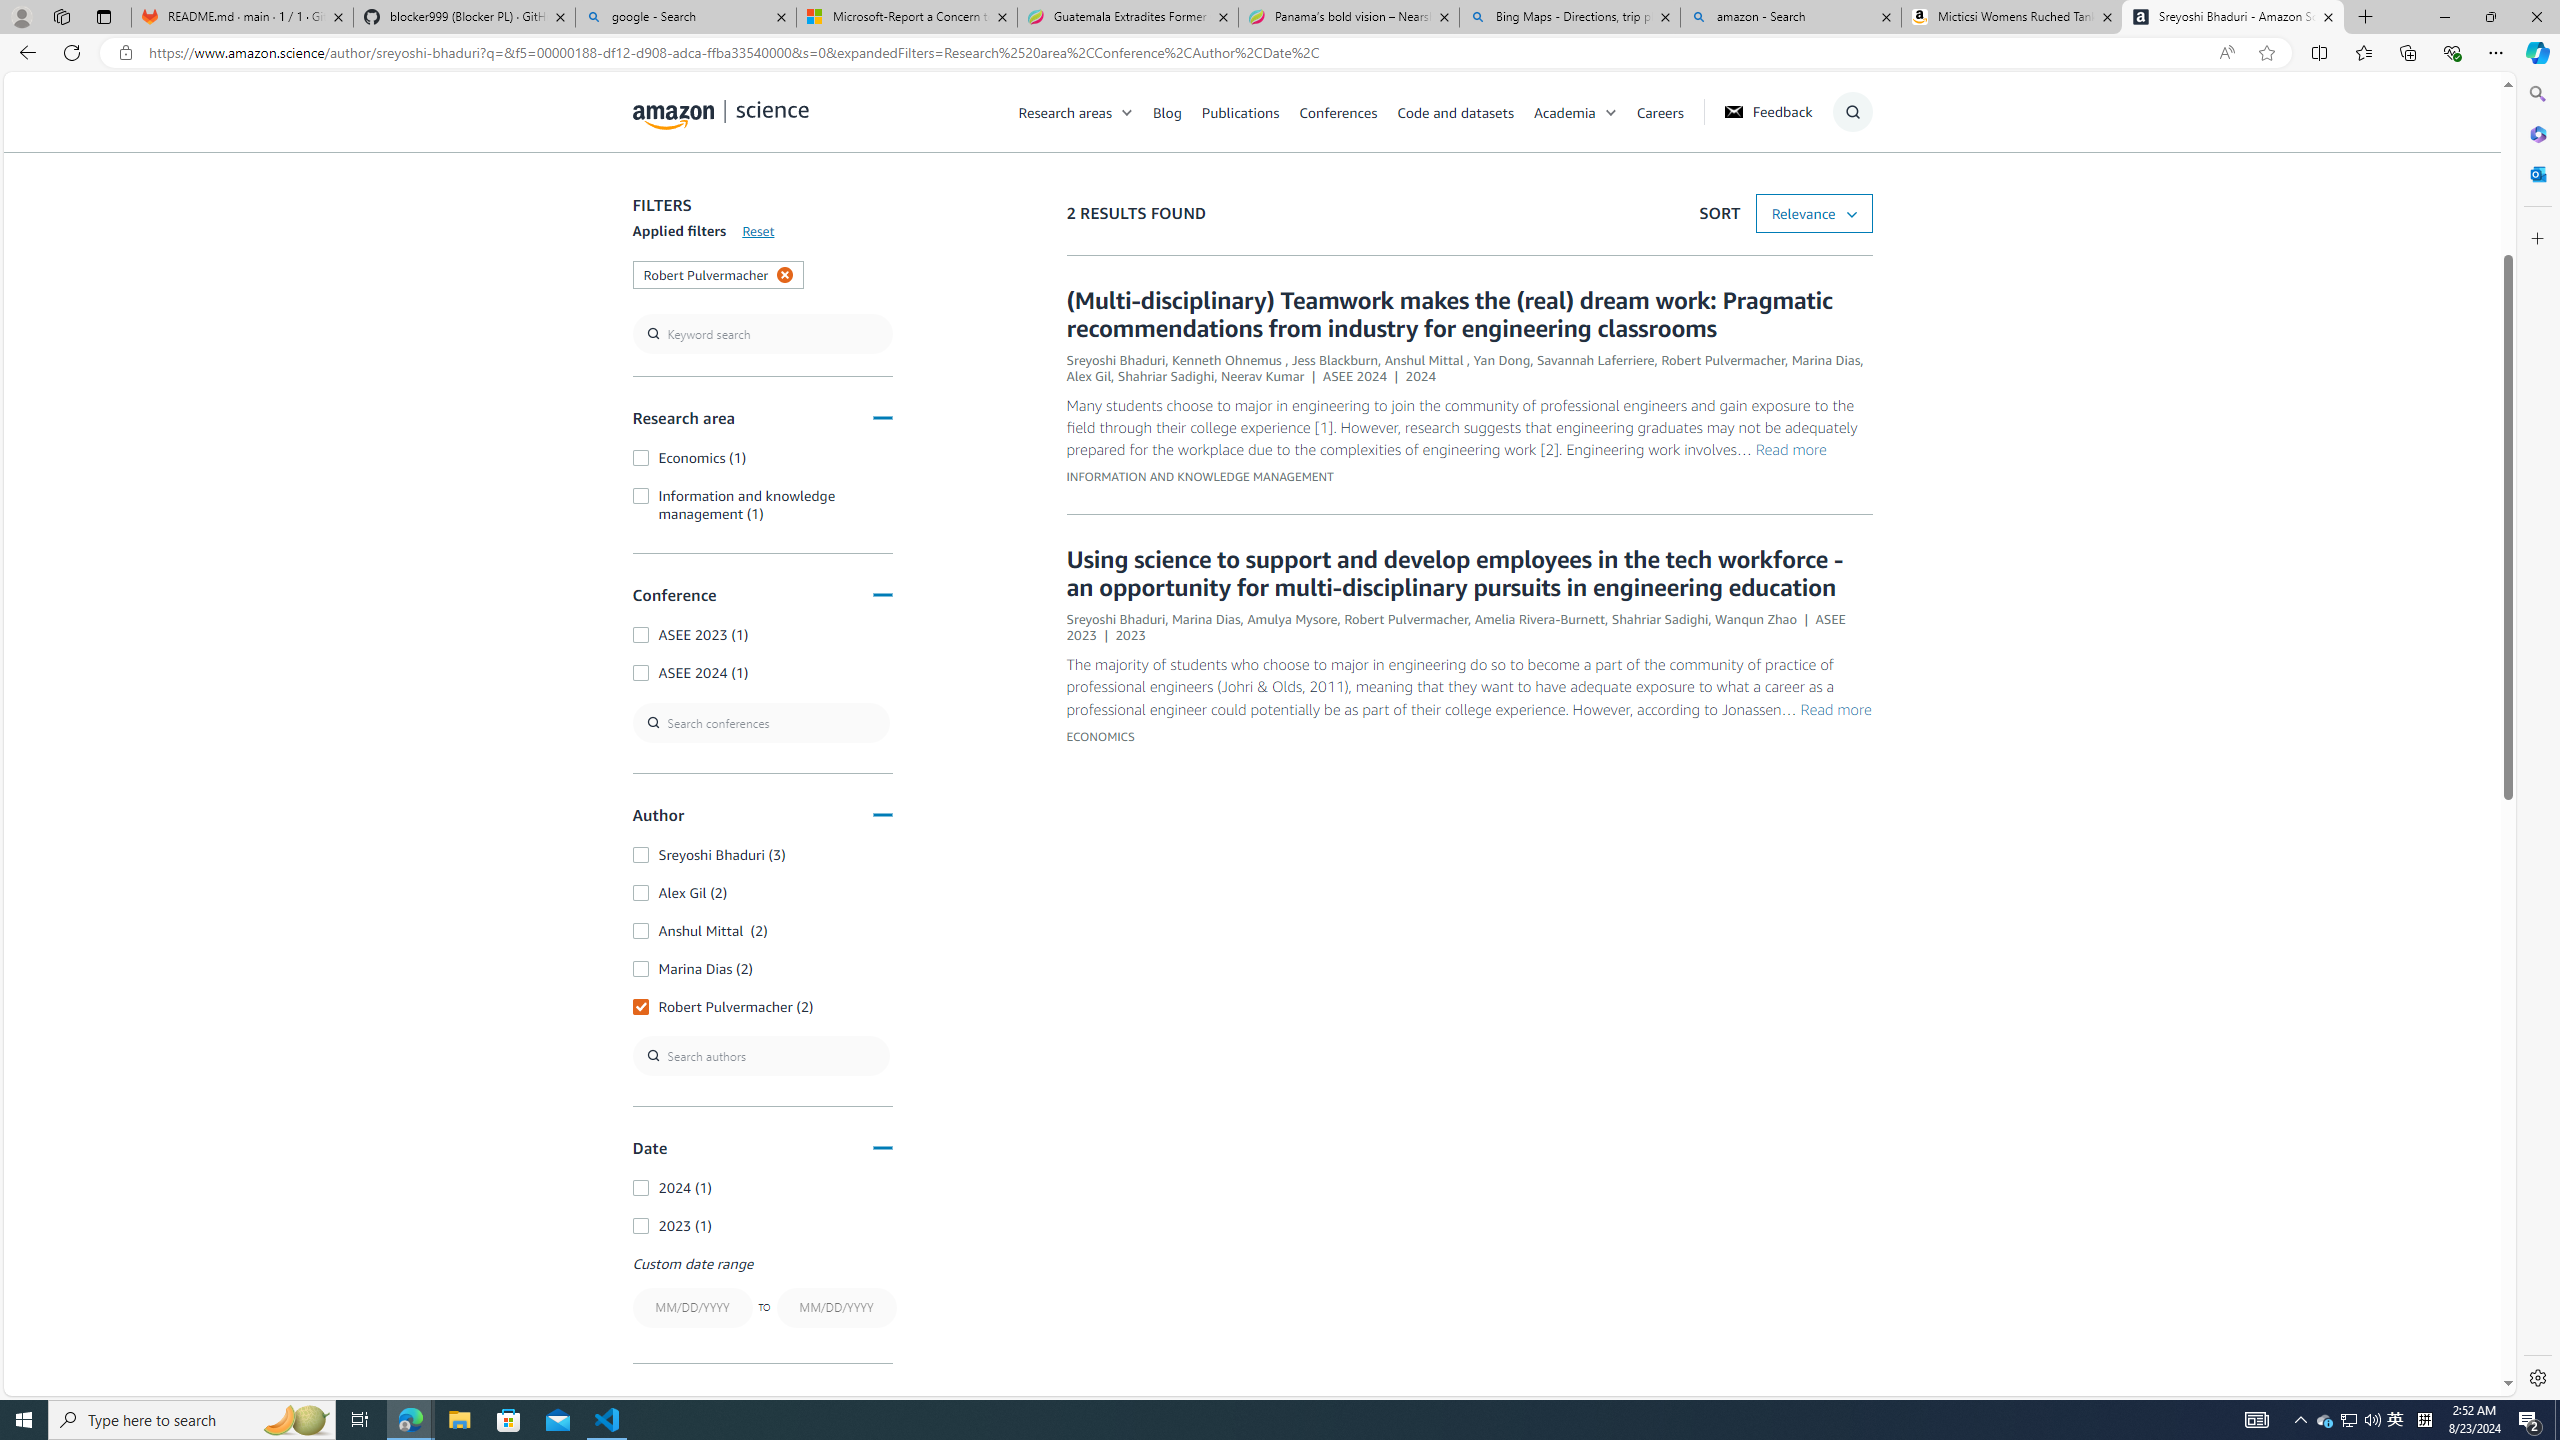 This screenshot has height=1440, width=2560. I want to click on 'Blog', so click(1177, 111).